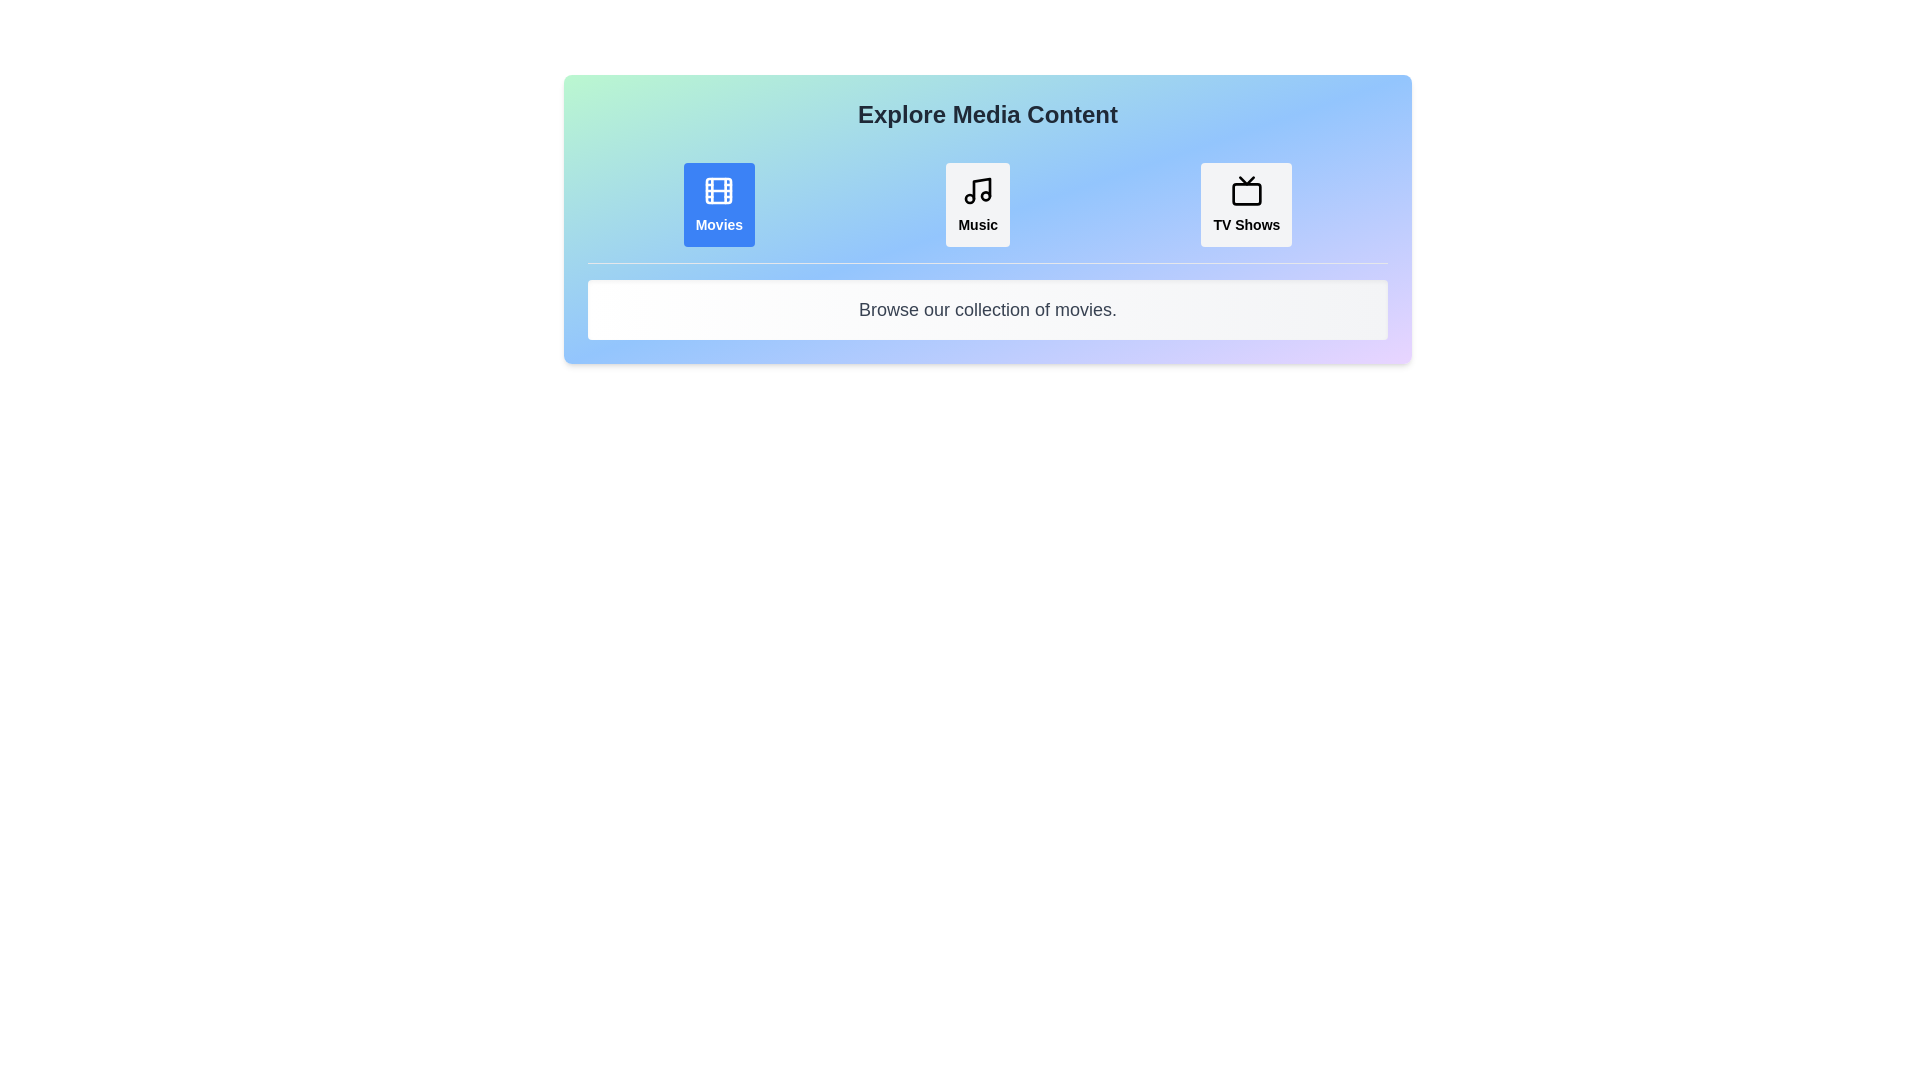 Image resolution: width=1920 pixels, height=1080 pixels. I want to click on the television icon within the 'TV Shows' card, which is styled with bold lines and sharp edges, and is located at the rightmost position in the row of icons, so click(1245, 191).